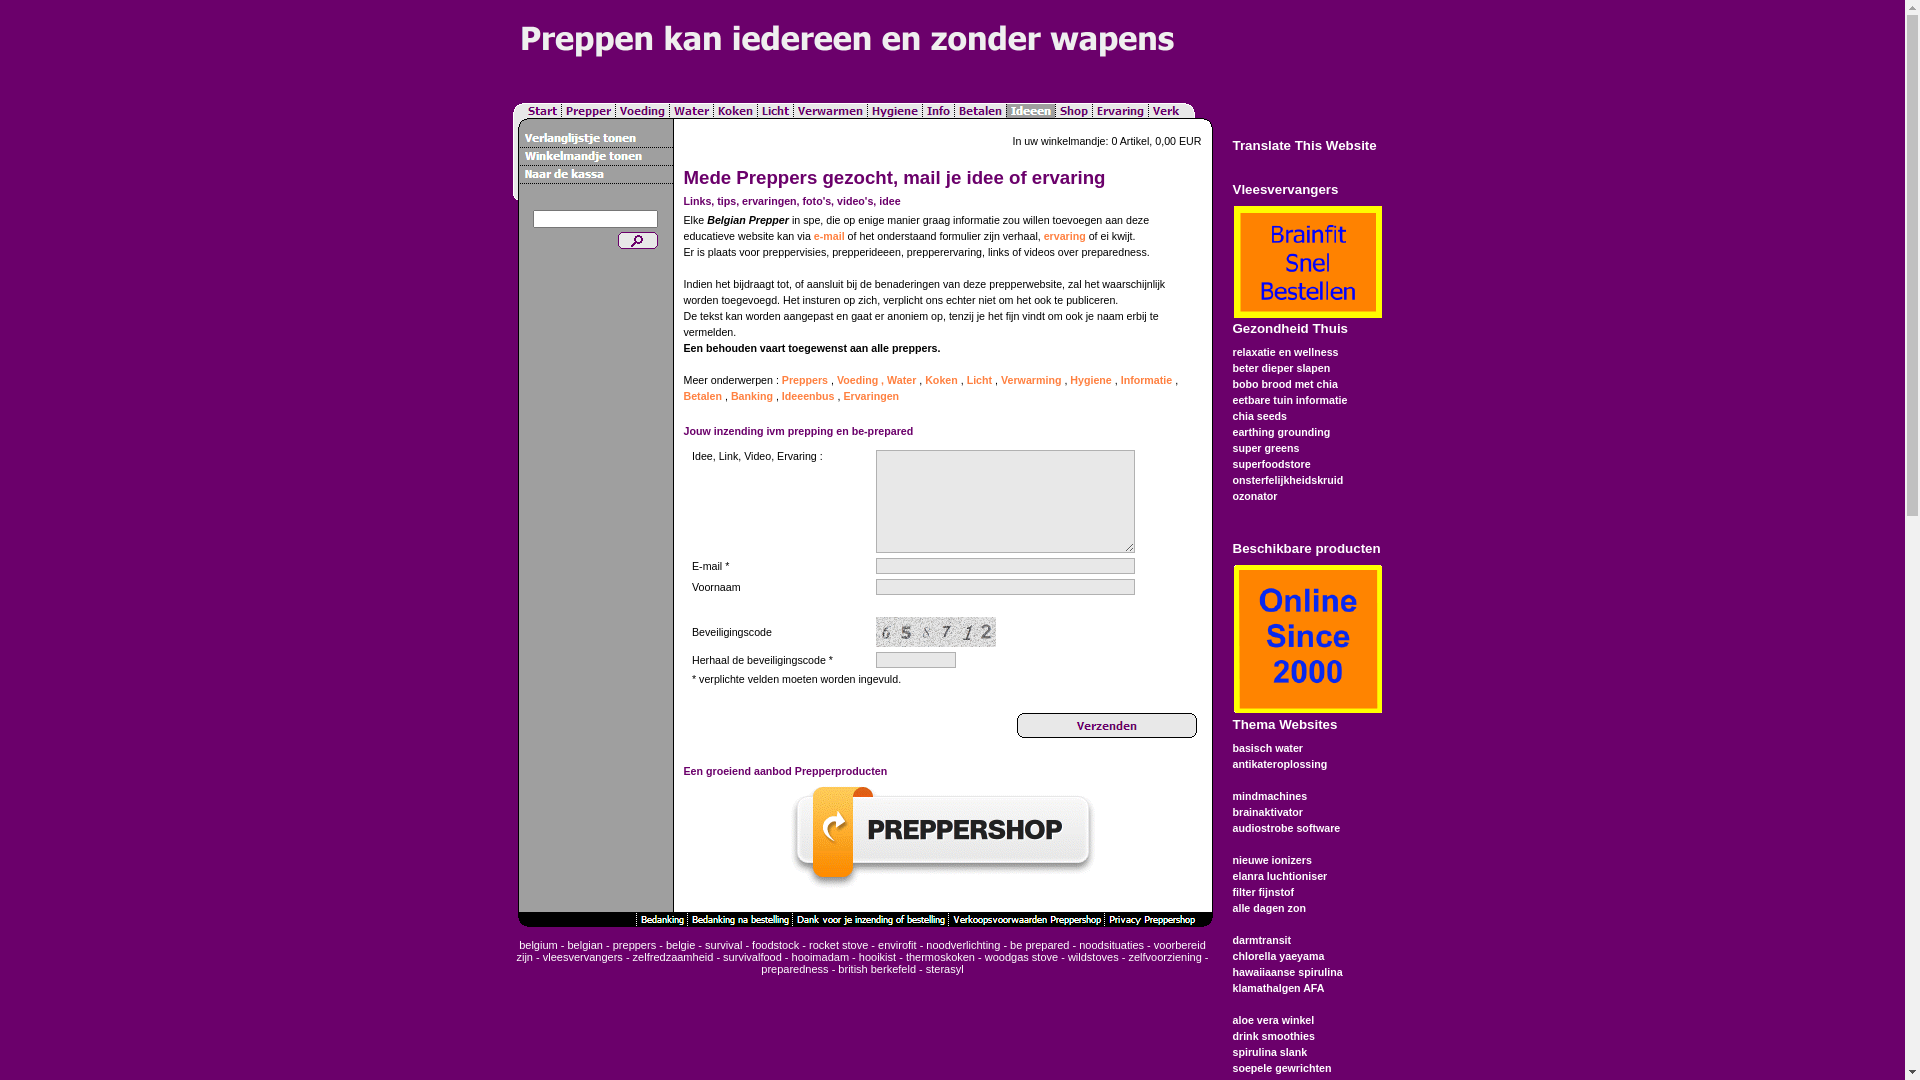 The image size is (1920, 1080). Describe the element at coordinates (808, 396) in the screenshot. I see `'Ideeenbus'` at that location.